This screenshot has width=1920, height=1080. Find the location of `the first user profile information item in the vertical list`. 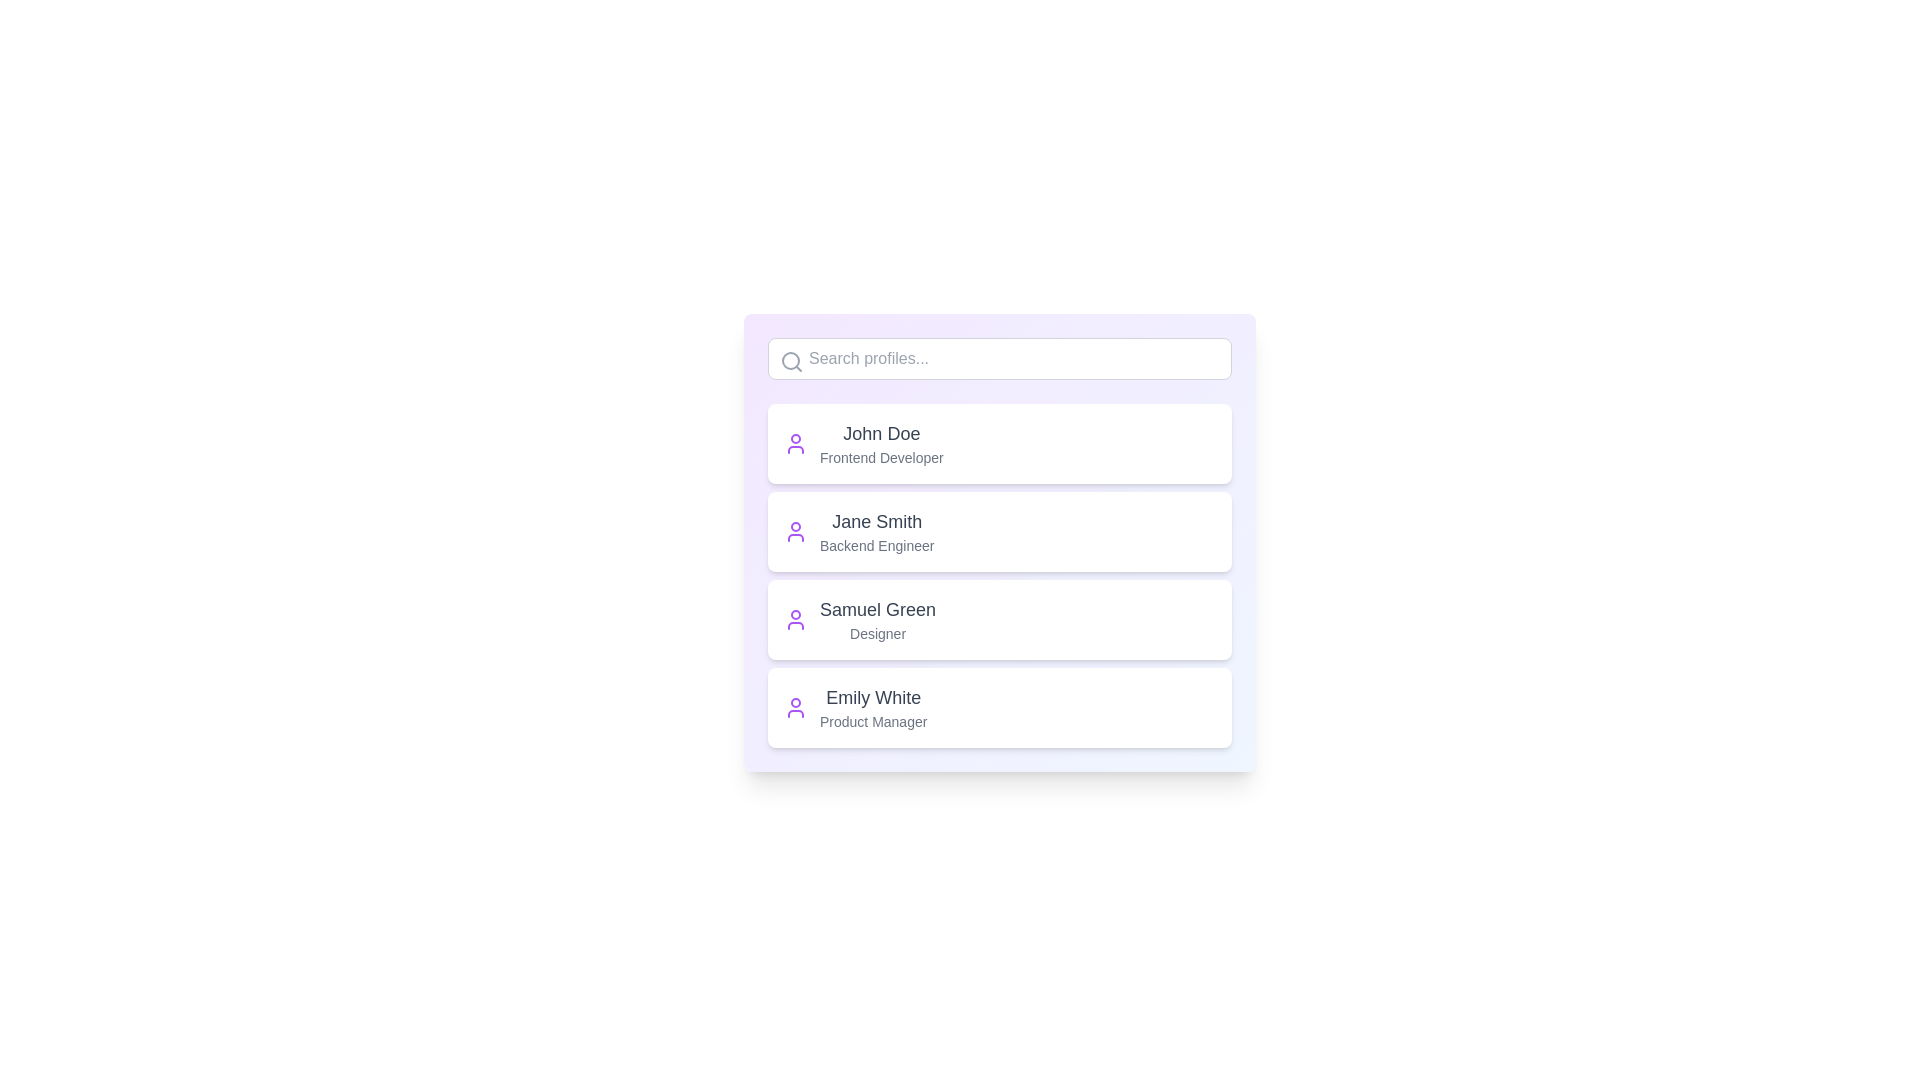

the first user profile information item in the vertical list is located at coordinates (999, 442).